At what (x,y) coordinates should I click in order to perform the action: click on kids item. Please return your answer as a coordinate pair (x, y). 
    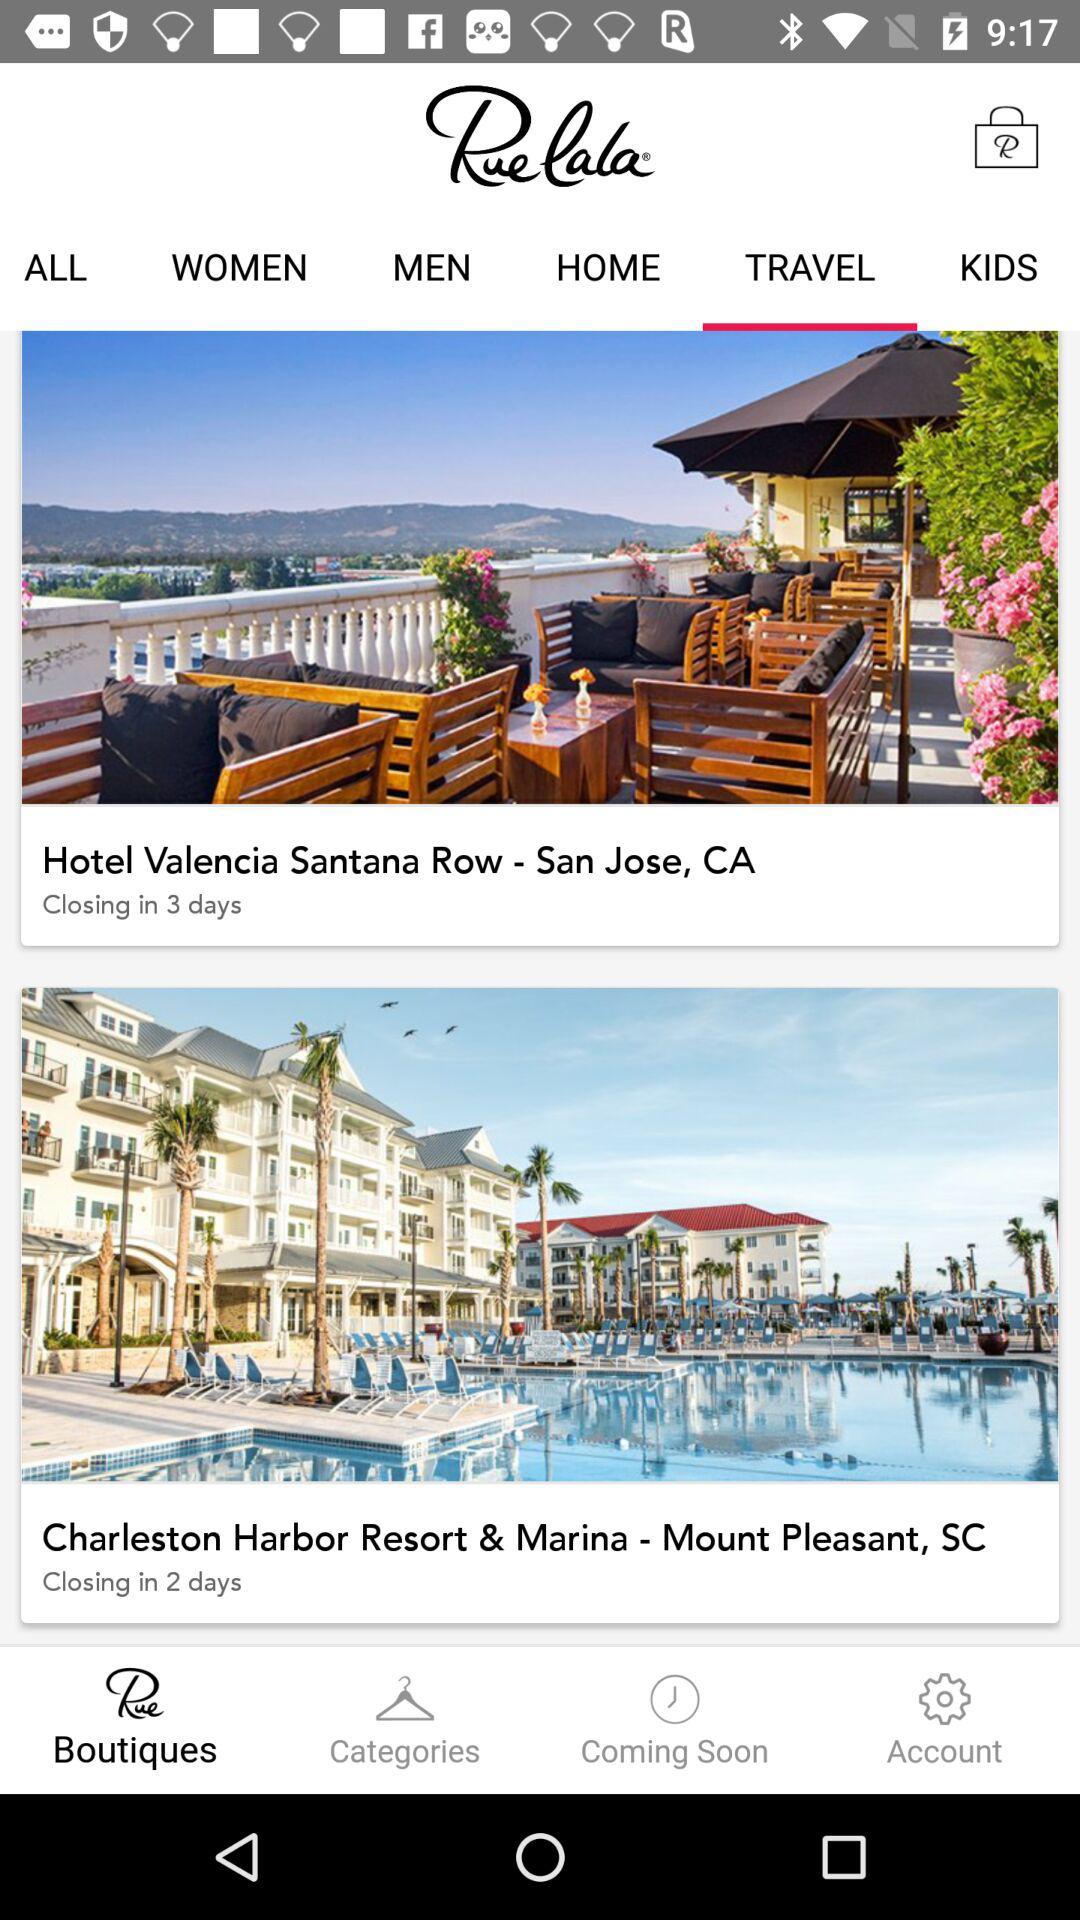
    Looking at the image, I should click on (998, 269).